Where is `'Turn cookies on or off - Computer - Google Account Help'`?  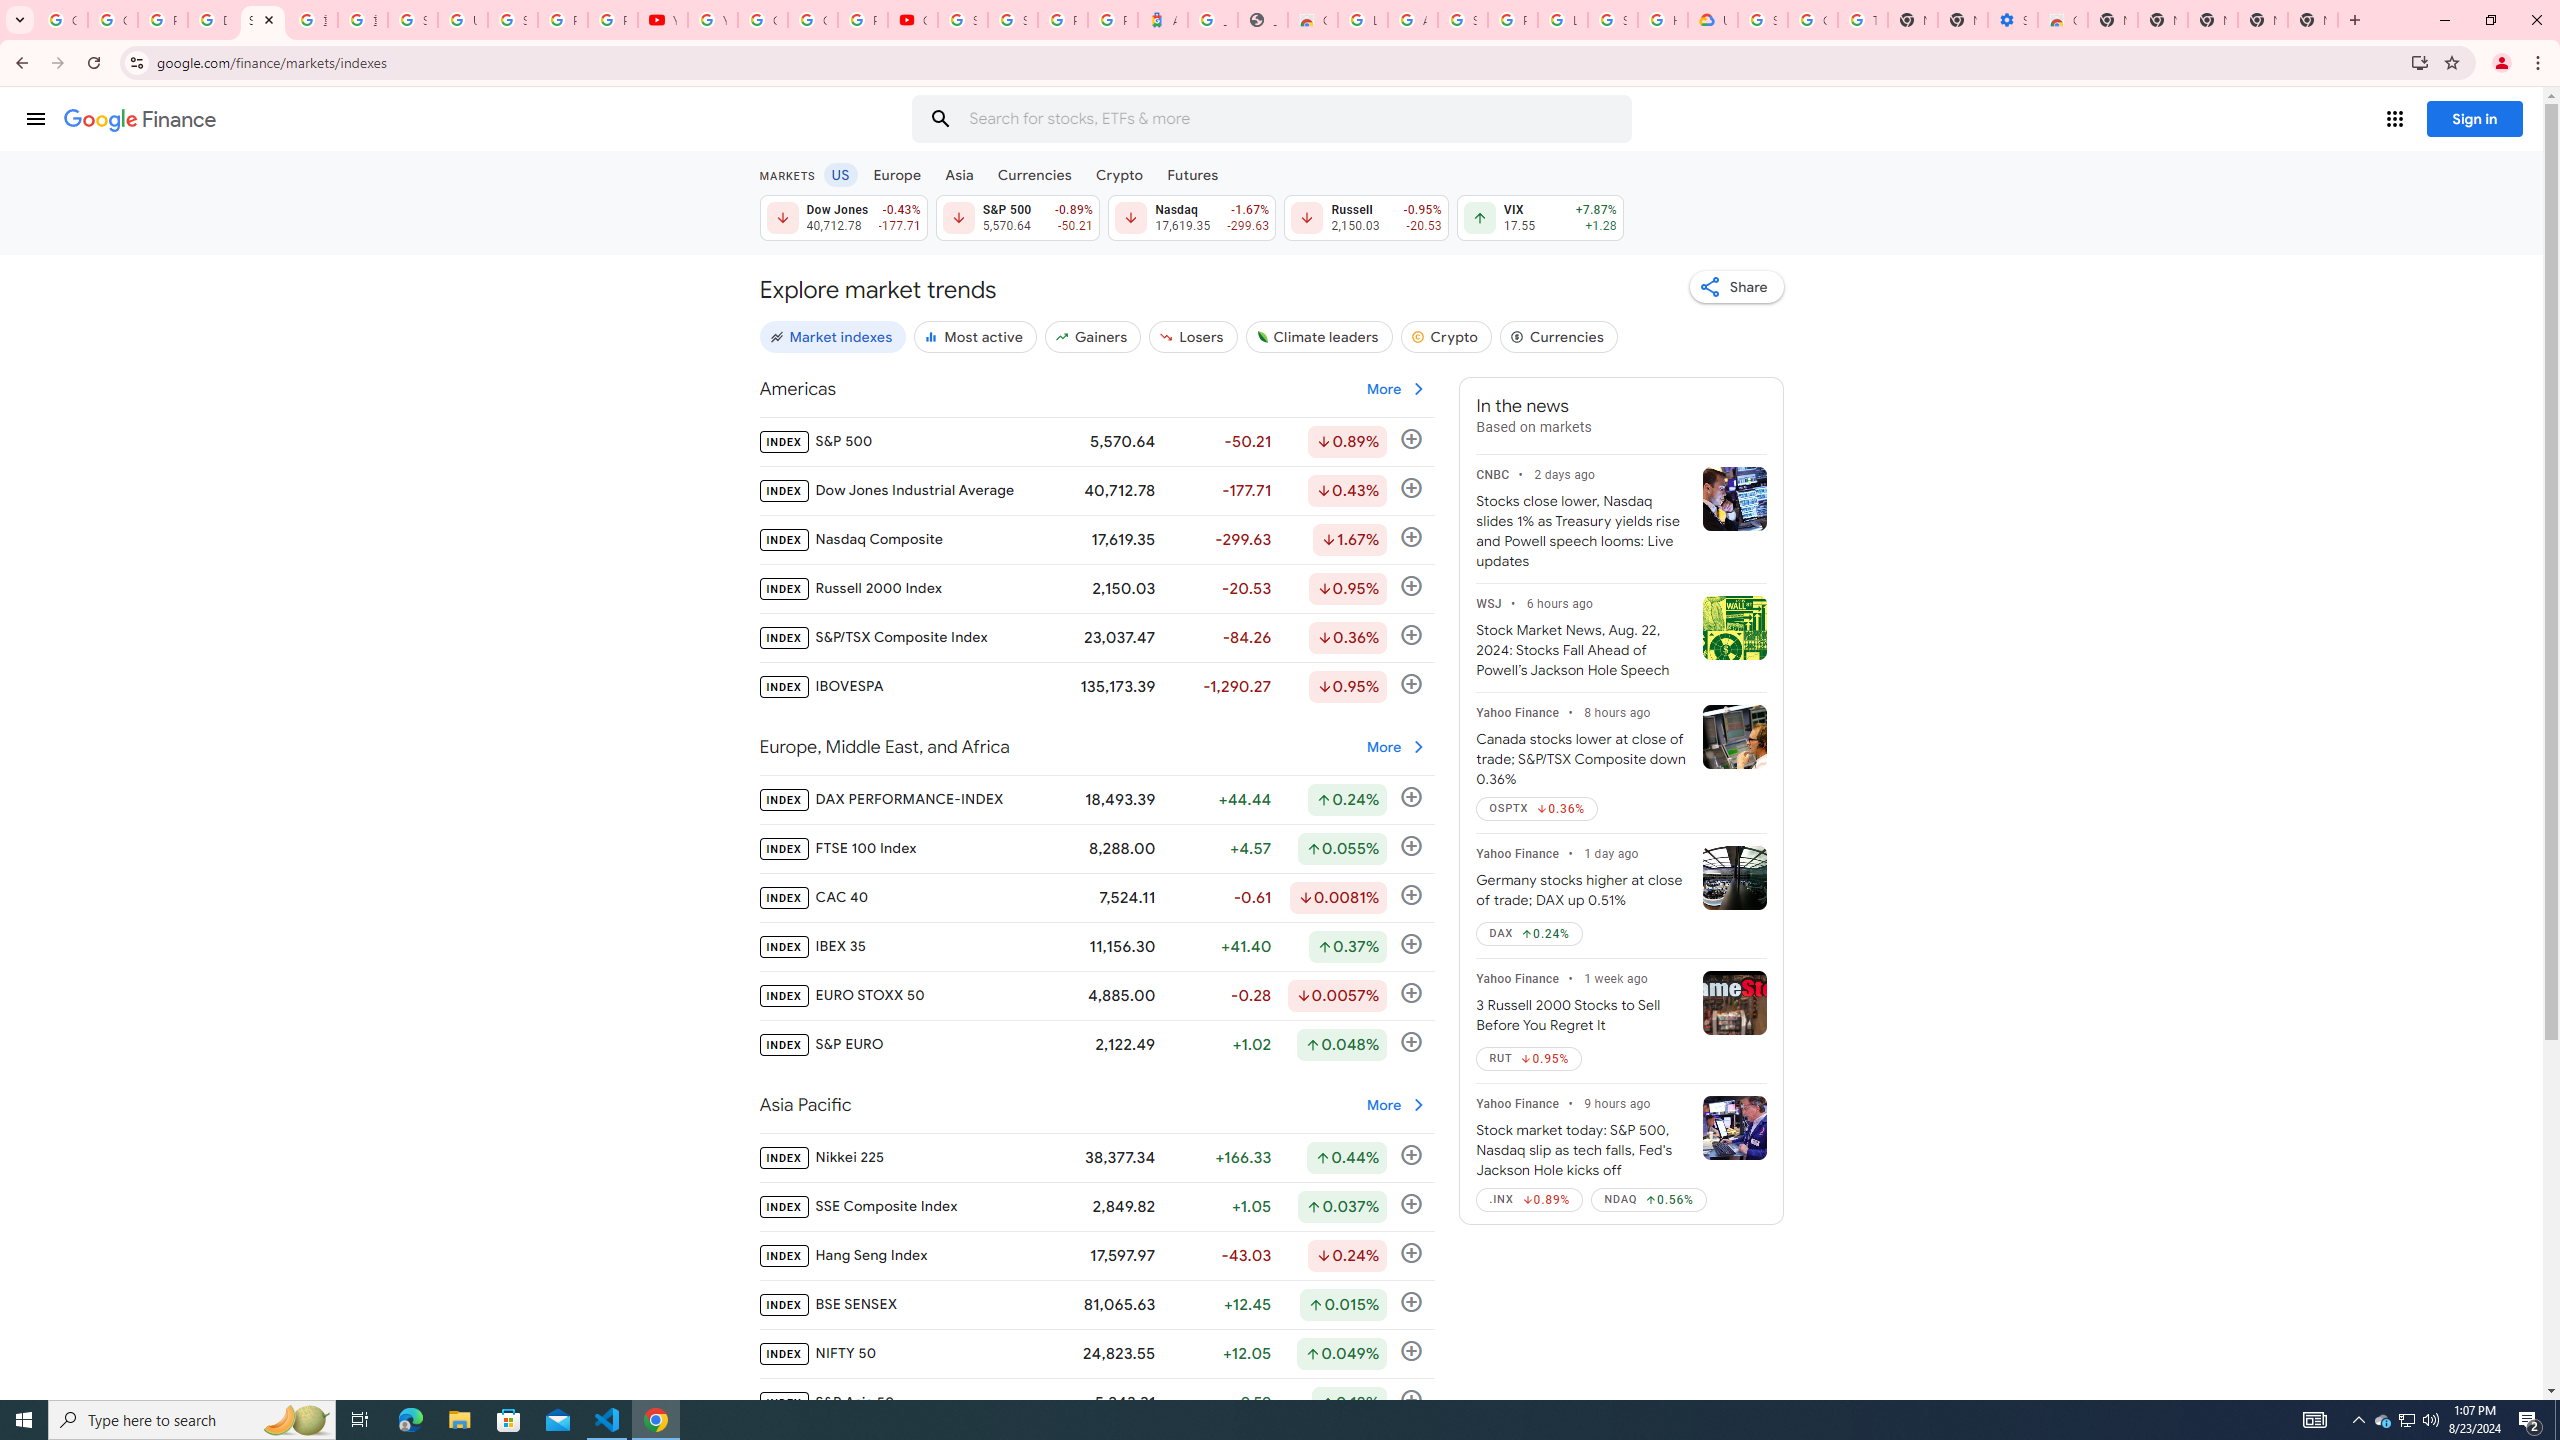
'Turn cookies on or off - Computer - Google Account Help' is located at coordinates (1862, 19).